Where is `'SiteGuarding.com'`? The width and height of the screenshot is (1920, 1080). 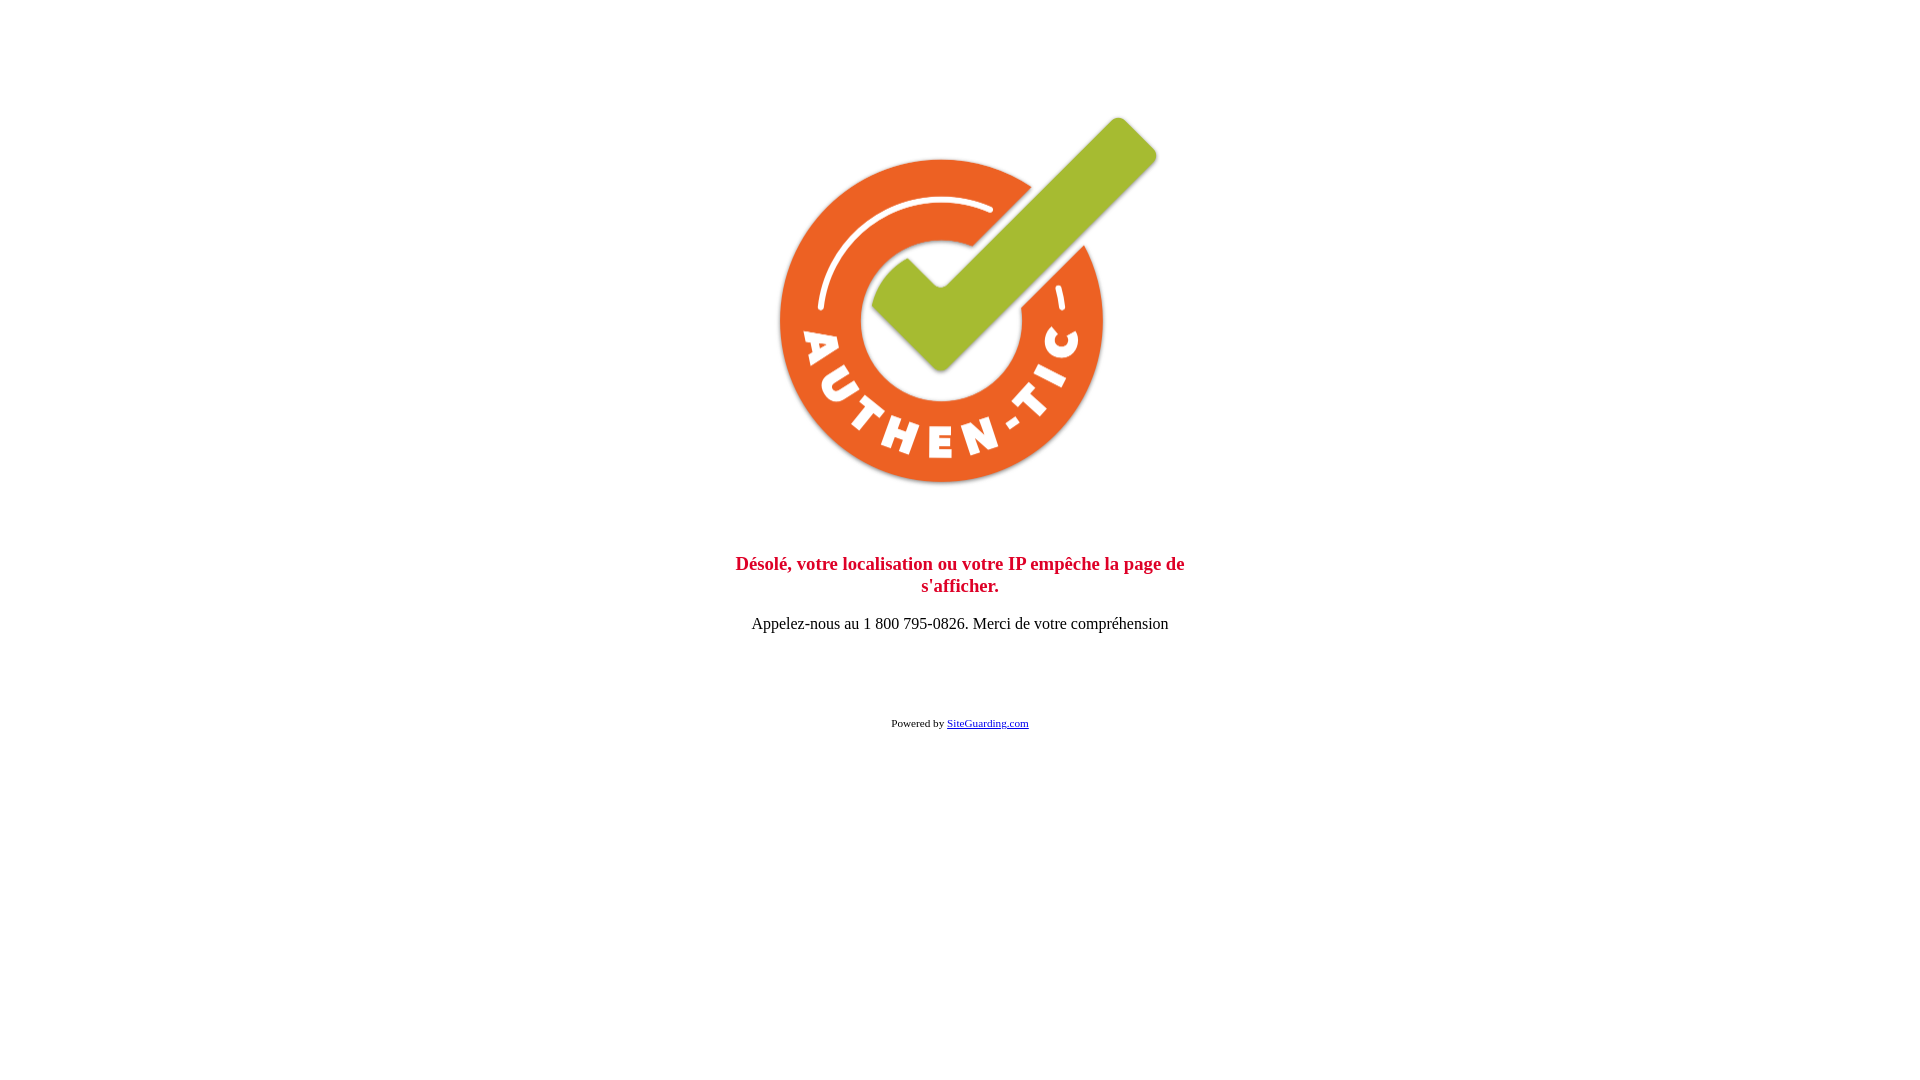
'SiteGuarding.com' is located at coordinates (988, 722).